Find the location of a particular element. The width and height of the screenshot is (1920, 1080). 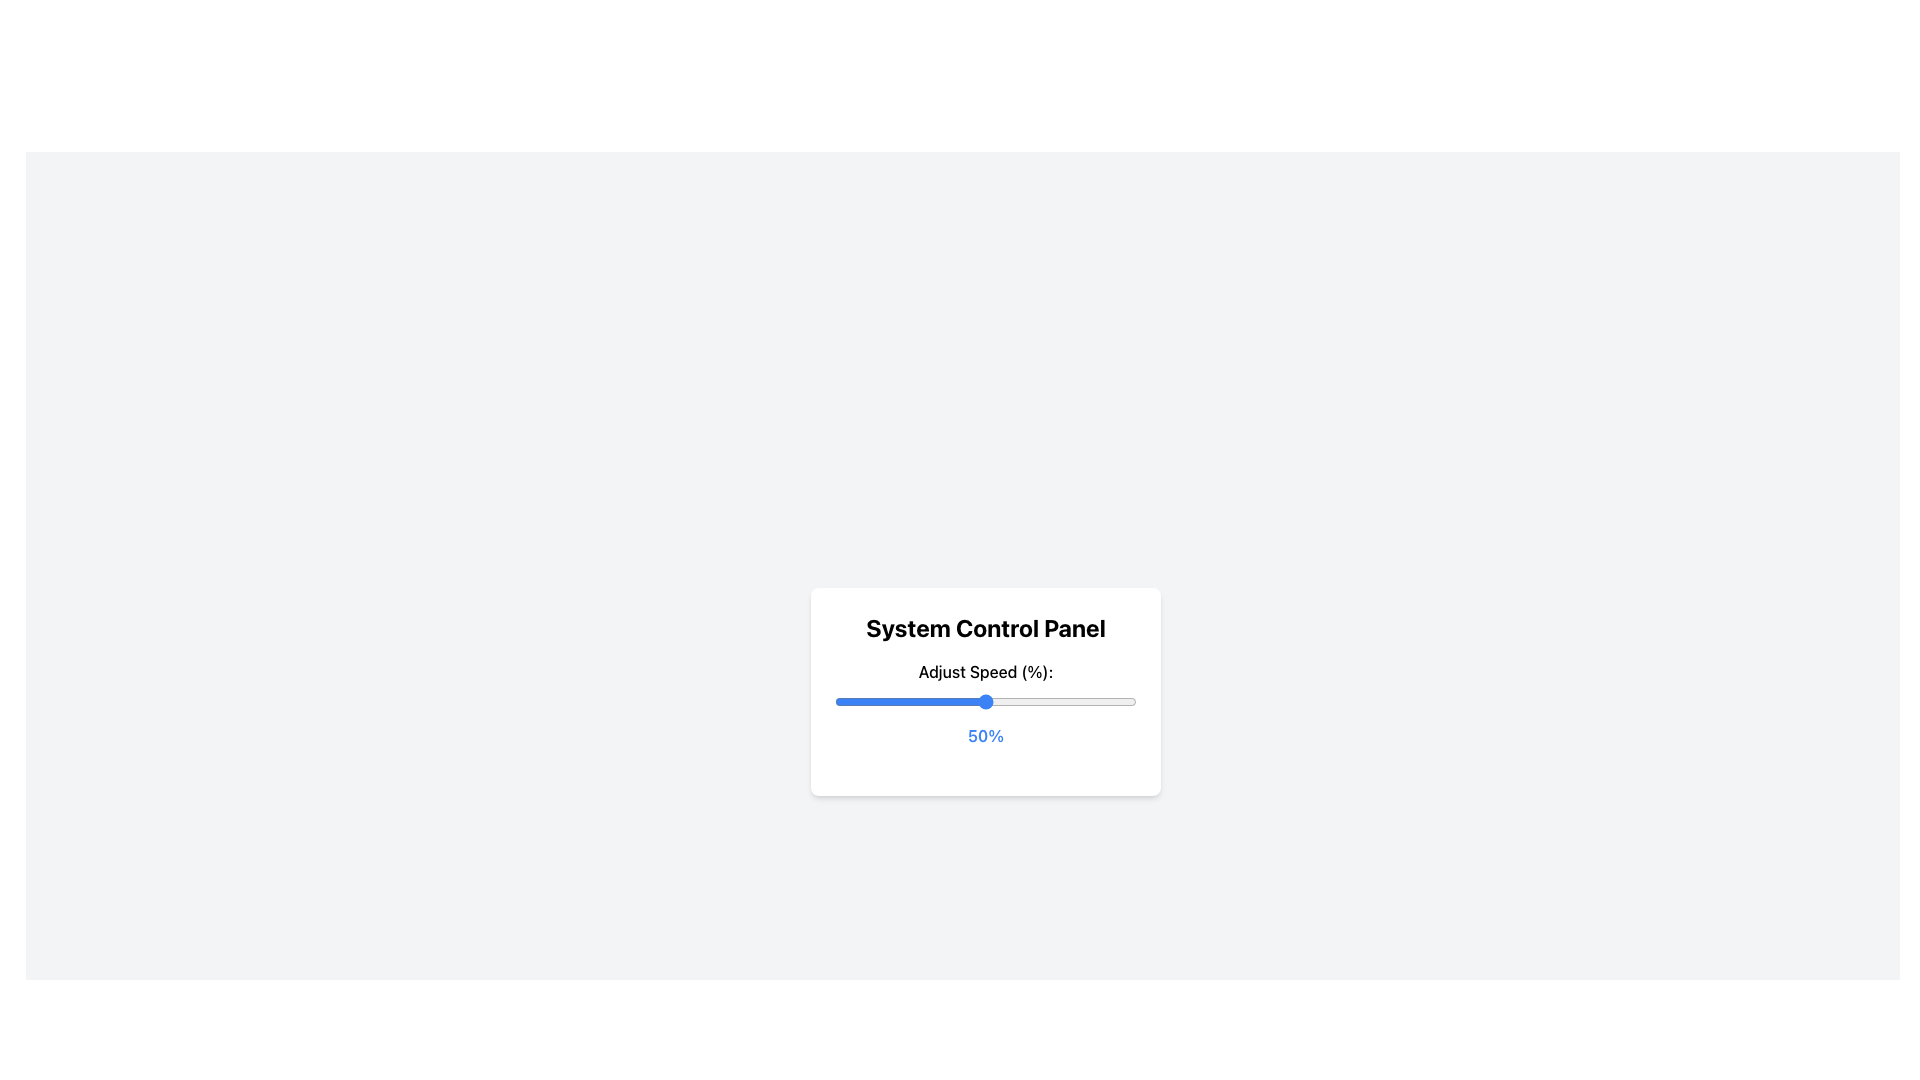

the speed is located at coordinates (865, 701).